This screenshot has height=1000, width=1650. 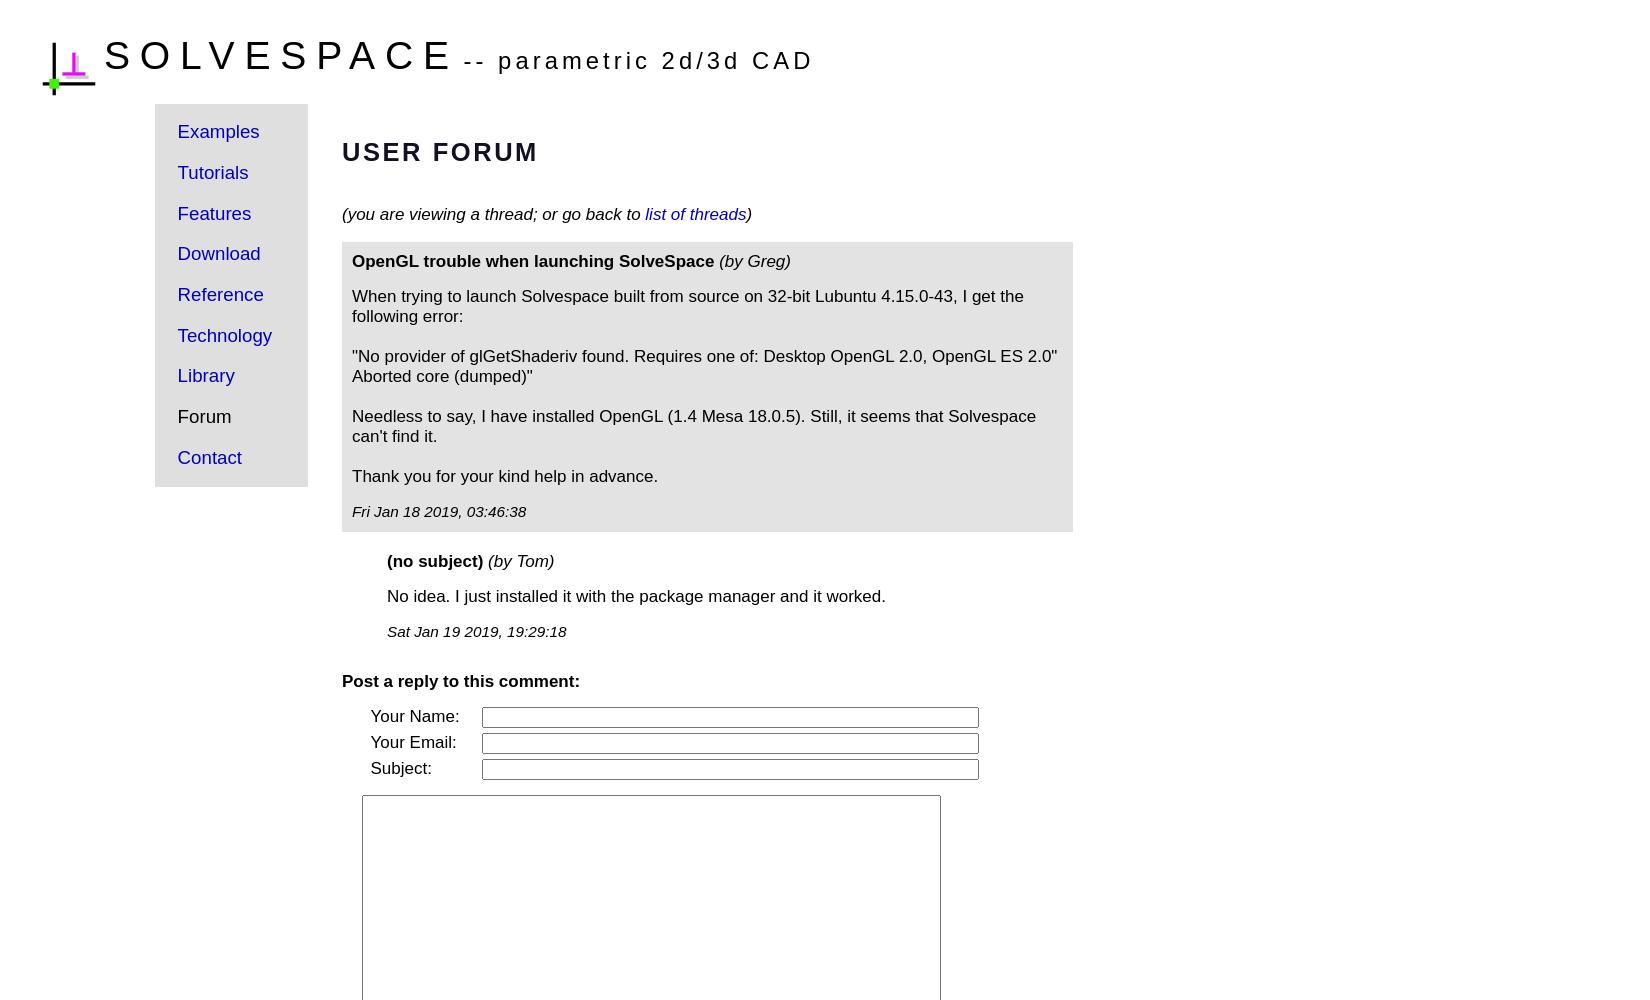 What do you see at coordinates (718, 260) in the screenshot?
I see `'(by Greg)'` at bounding box center [718, 260].